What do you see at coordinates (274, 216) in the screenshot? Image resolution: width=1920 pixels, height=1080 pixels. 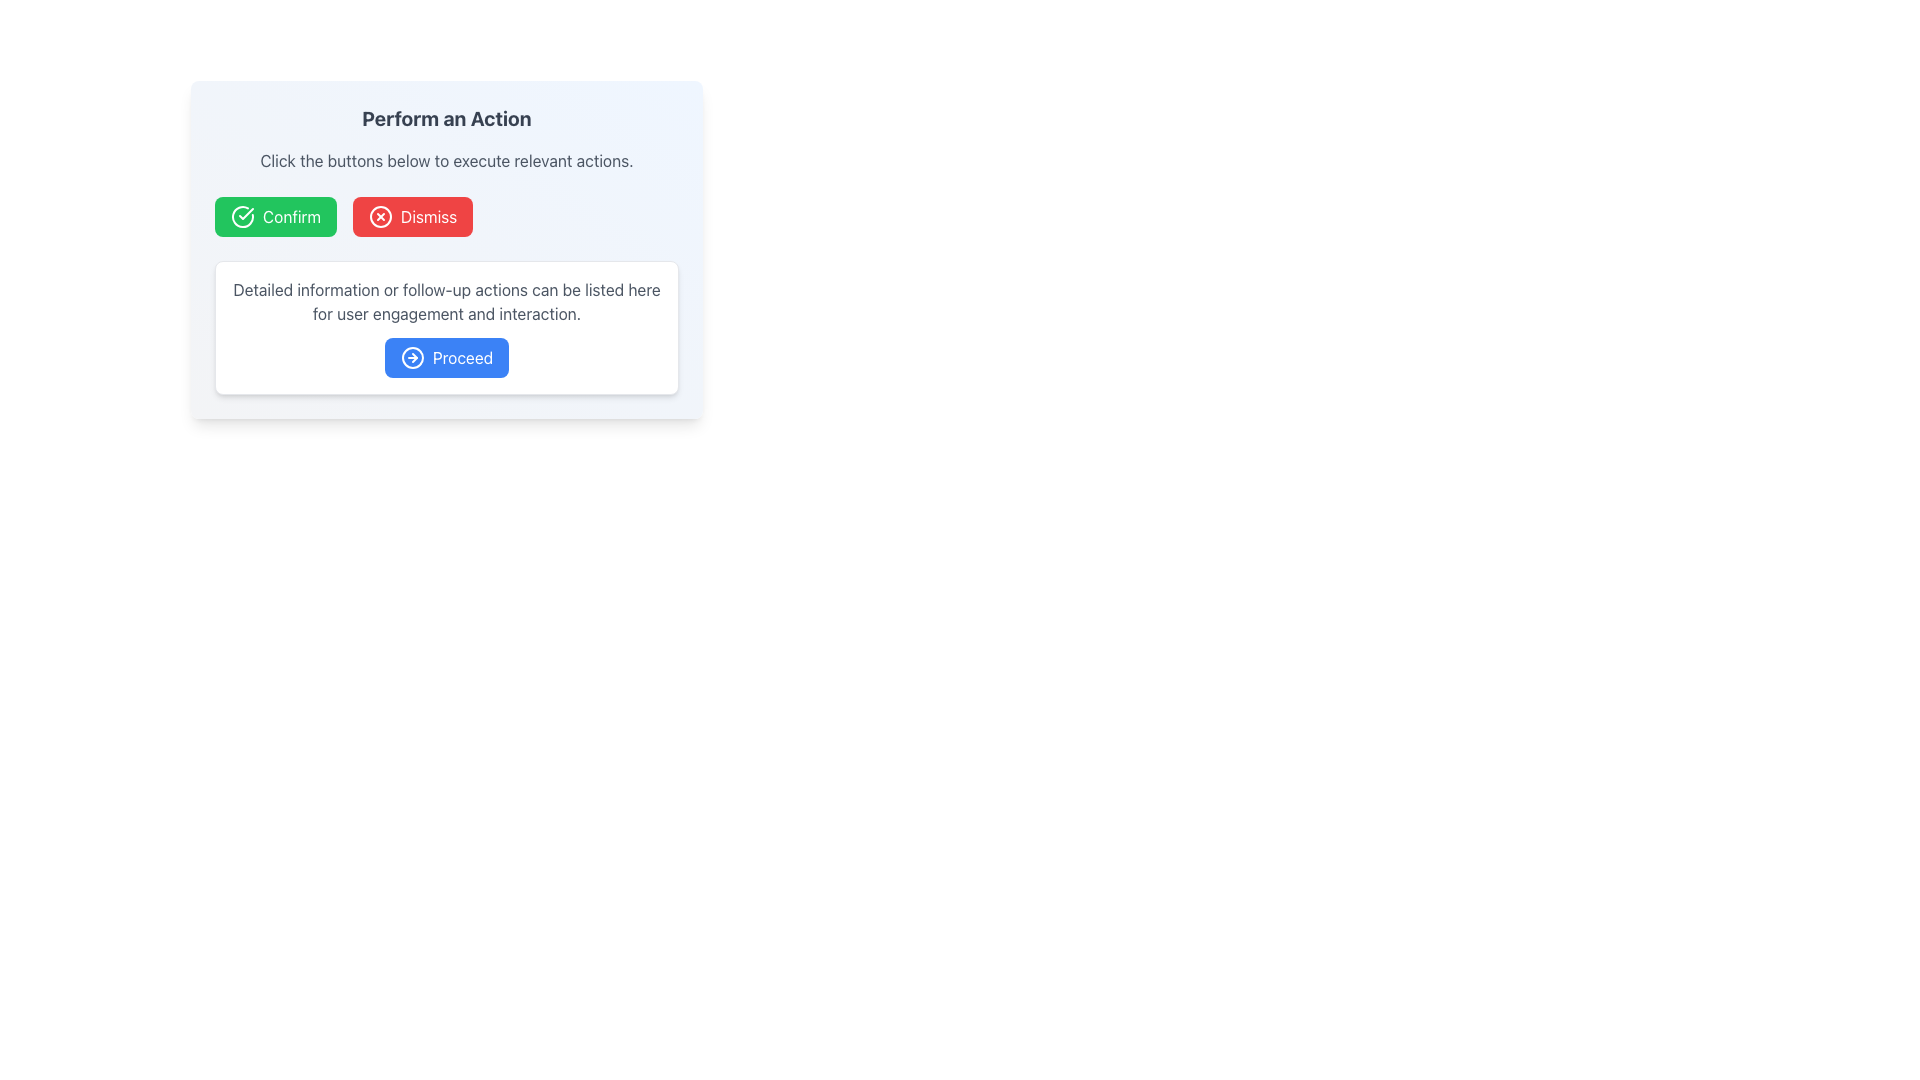 I see `the 'Confirm' button which is the first button on the left in a horizontal layout adjacent to the 'Dismiss' button` at bounding box center [274, 216].